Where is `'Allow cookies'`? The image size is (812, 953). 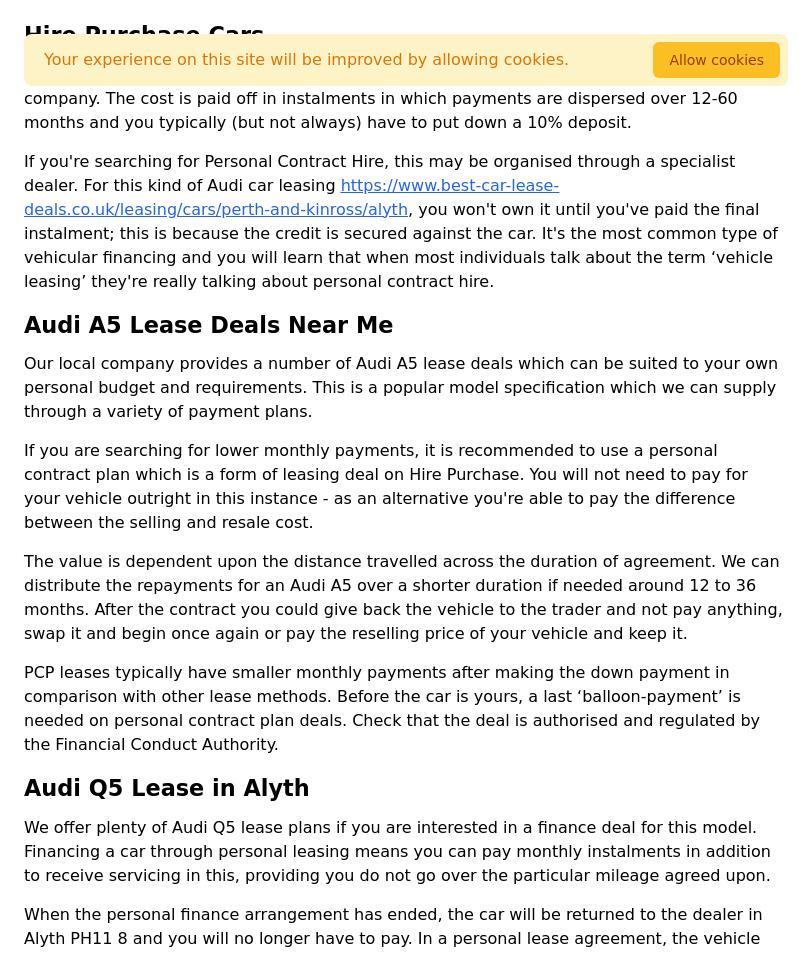
'Allow cookies' is located at coordinates (716, 59).